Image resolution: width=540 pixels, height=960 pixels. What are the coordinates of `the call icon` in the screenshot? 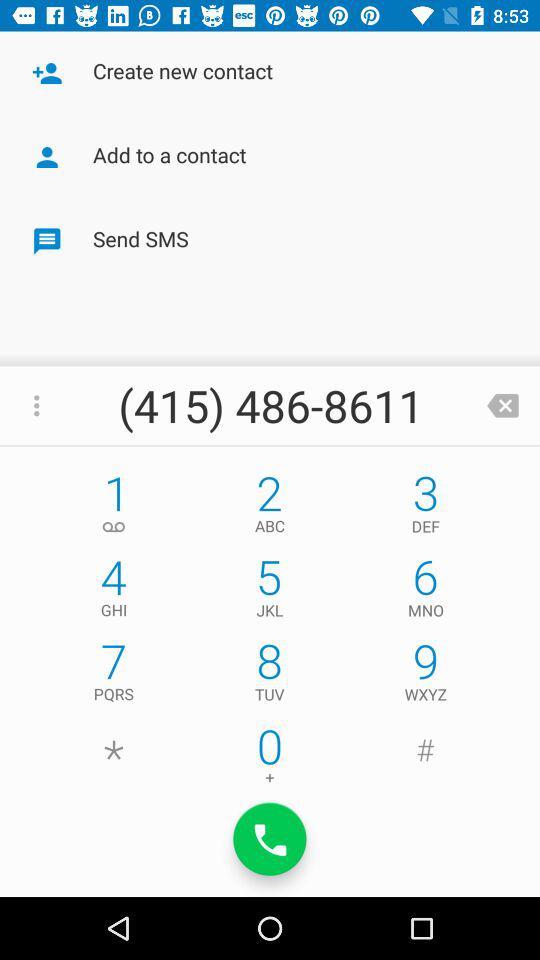 It's located at (270, 839).